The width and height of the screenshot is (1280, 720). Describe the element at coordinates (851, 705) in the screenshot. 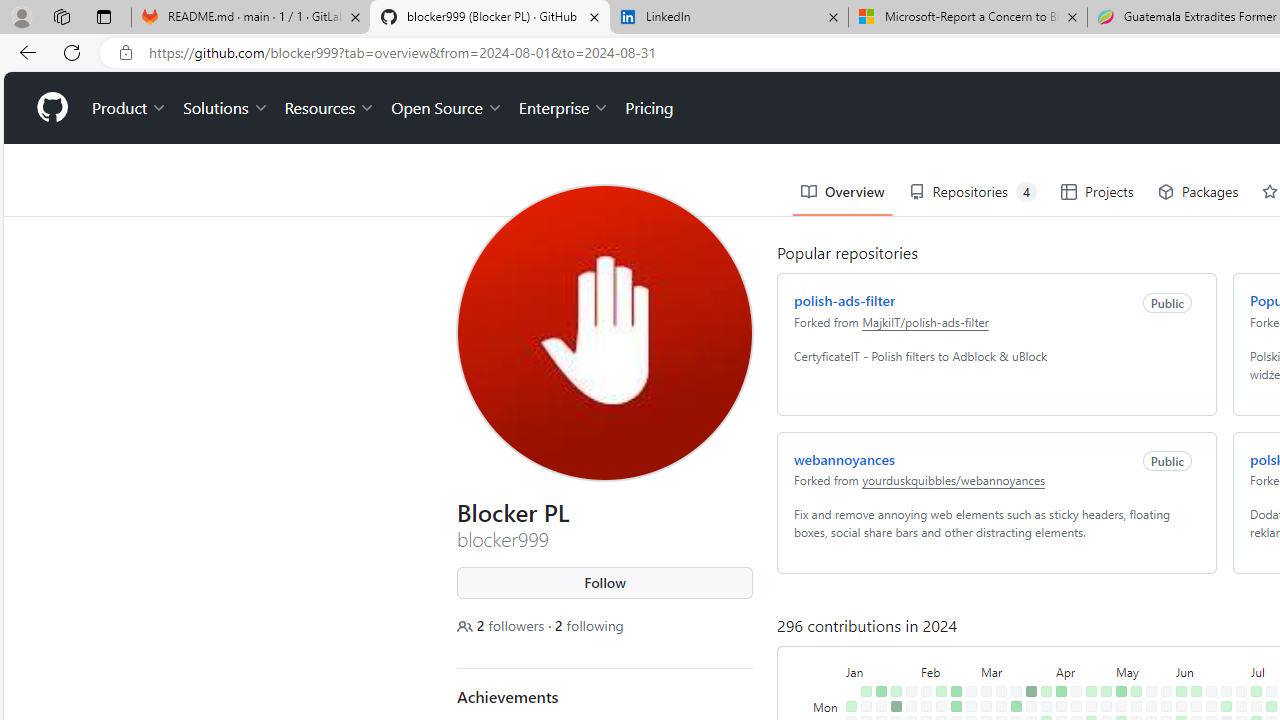

I see `'1 contribution on January 1st.'` at that location.